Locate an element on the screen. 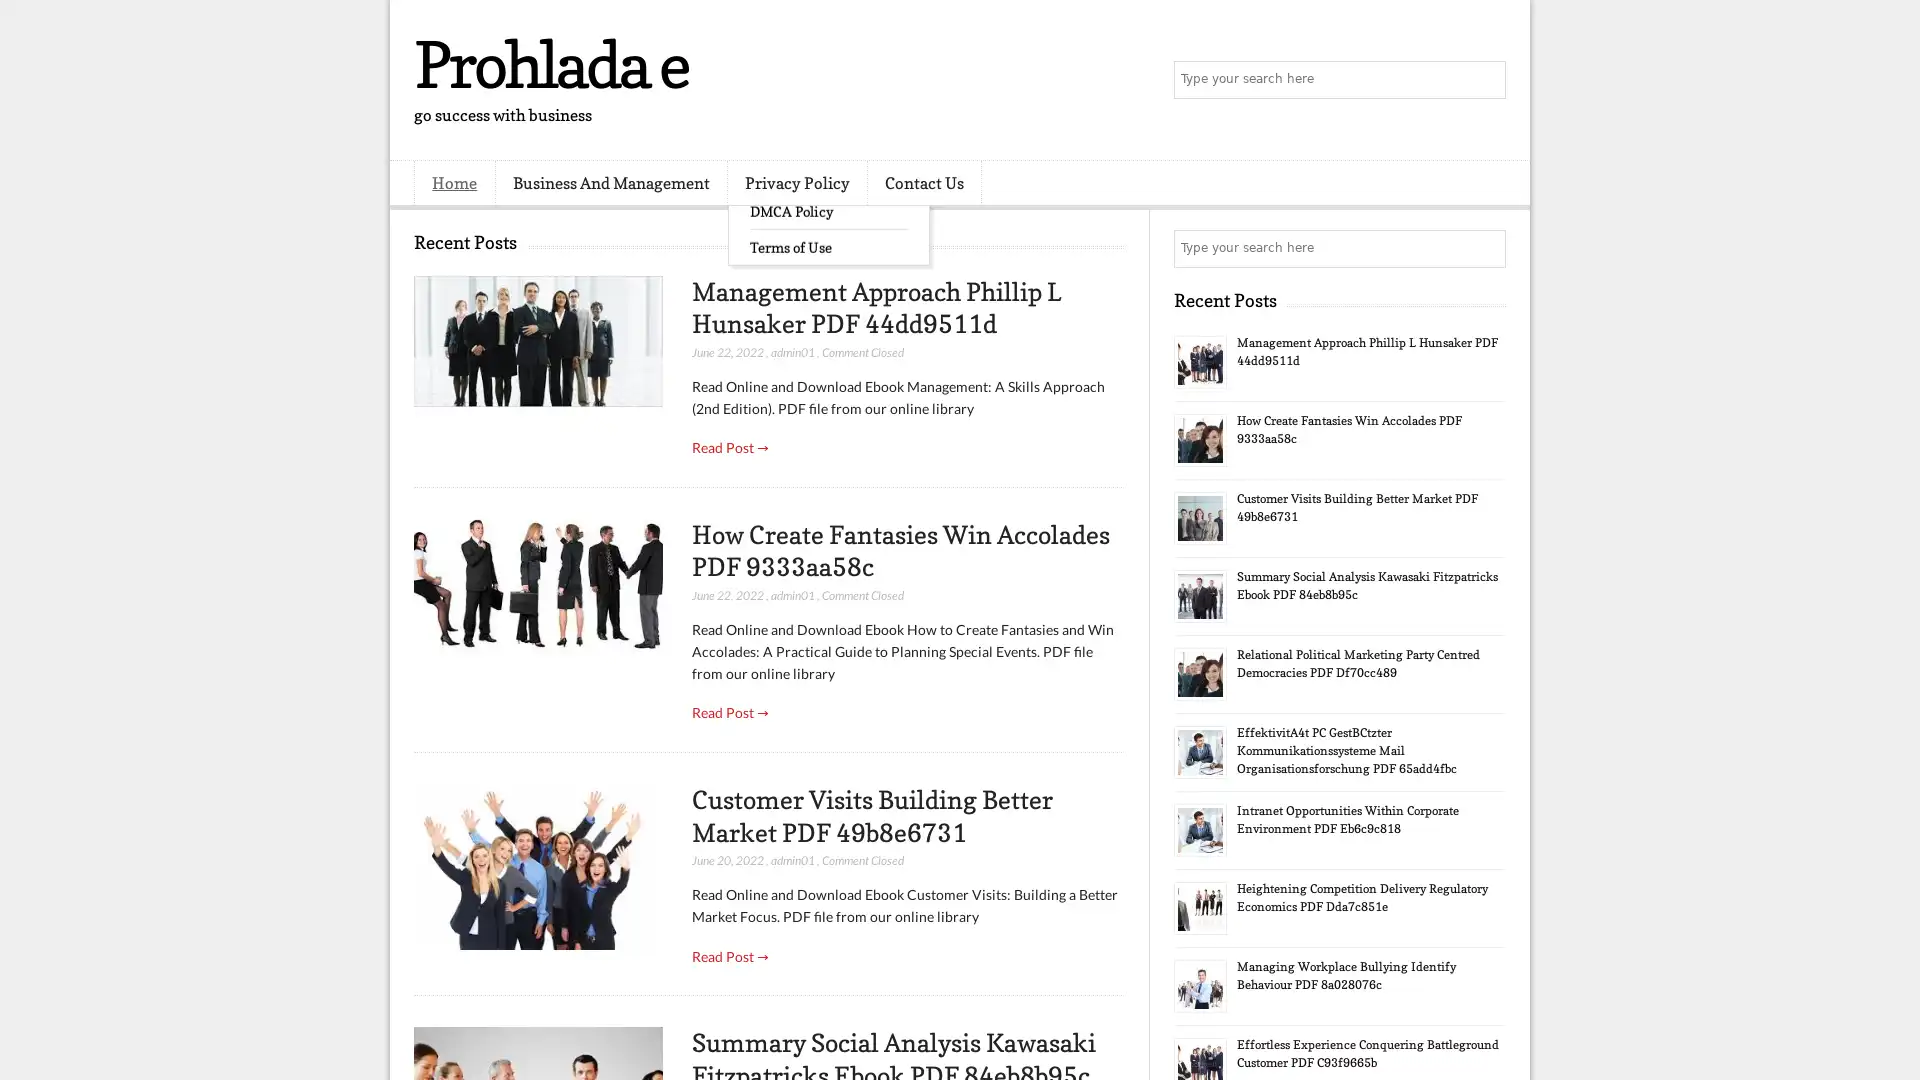 The width and height of the screenshot is (1920, 1080). Search is located at coordinates (1485, 248).